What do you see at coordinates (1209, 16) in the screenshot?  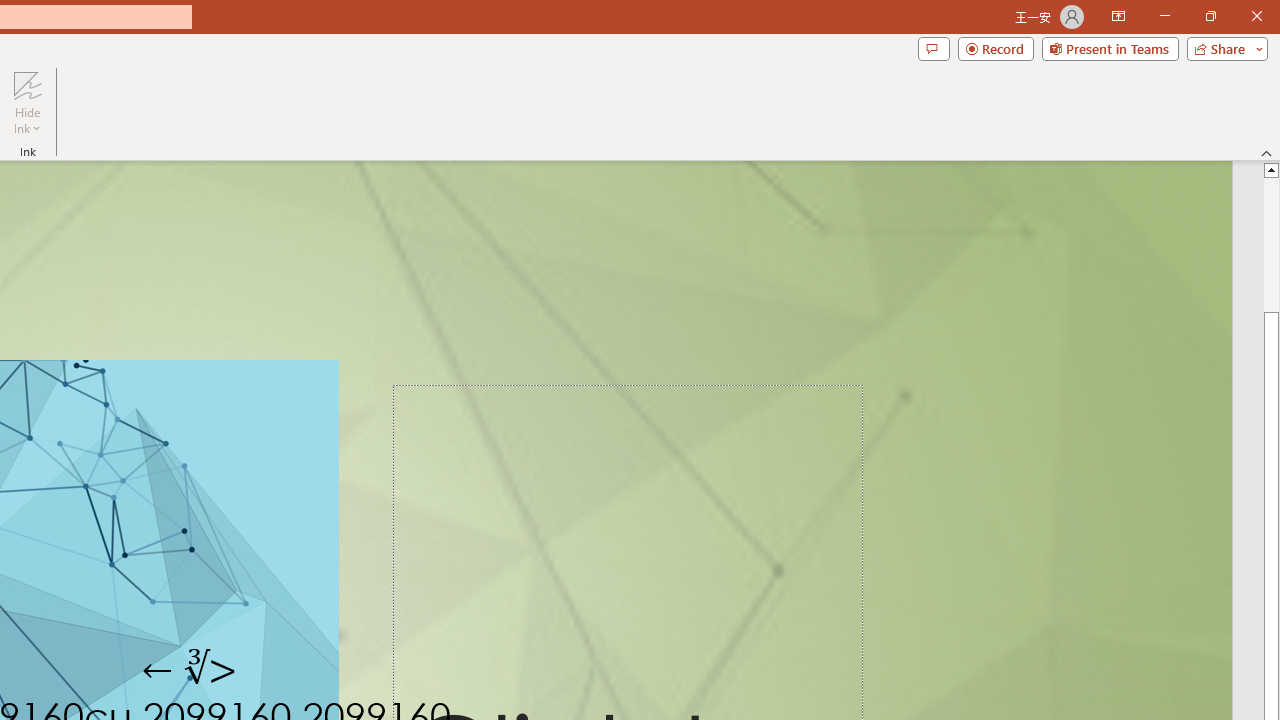 I see `'Restore Down'` at bounding box center [1209, 16].